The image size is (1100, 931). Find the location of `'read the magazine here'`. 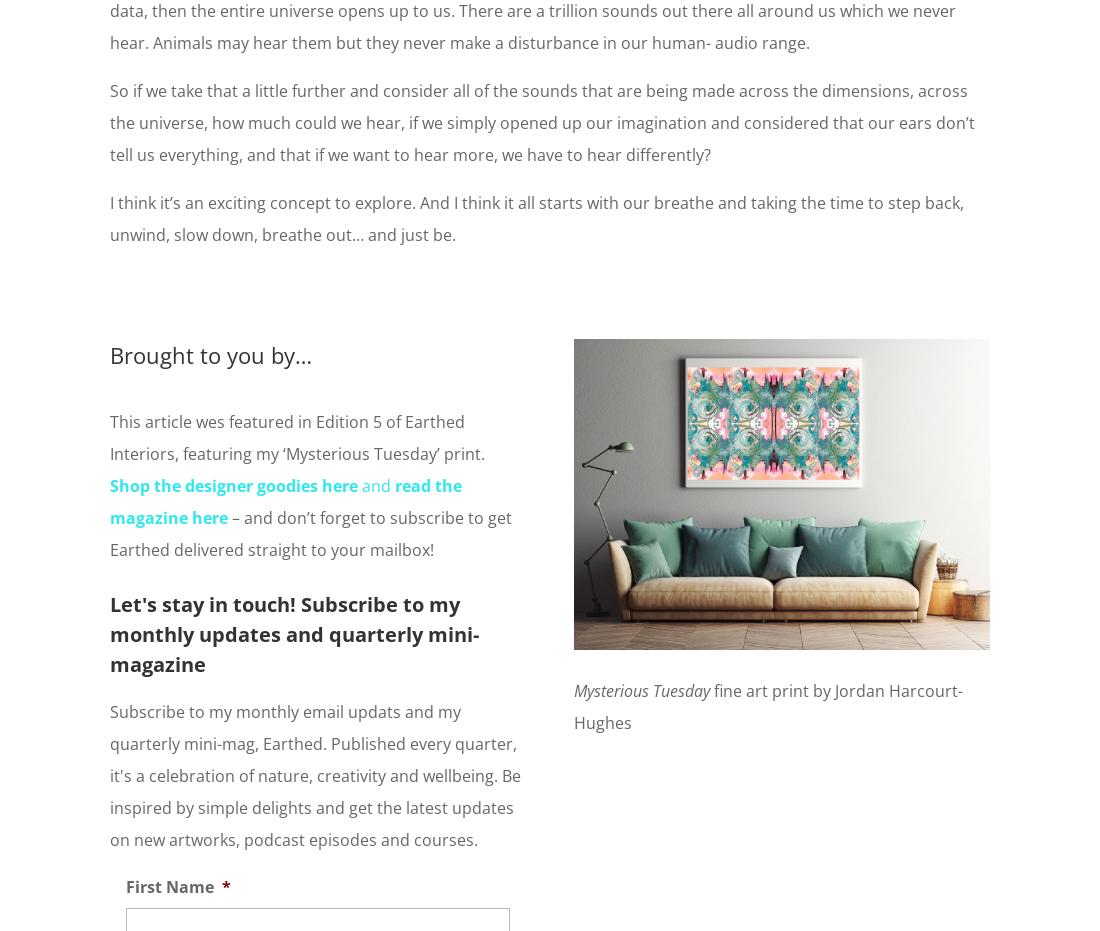

'read the magazine here' is located at coordinates (285, 500).